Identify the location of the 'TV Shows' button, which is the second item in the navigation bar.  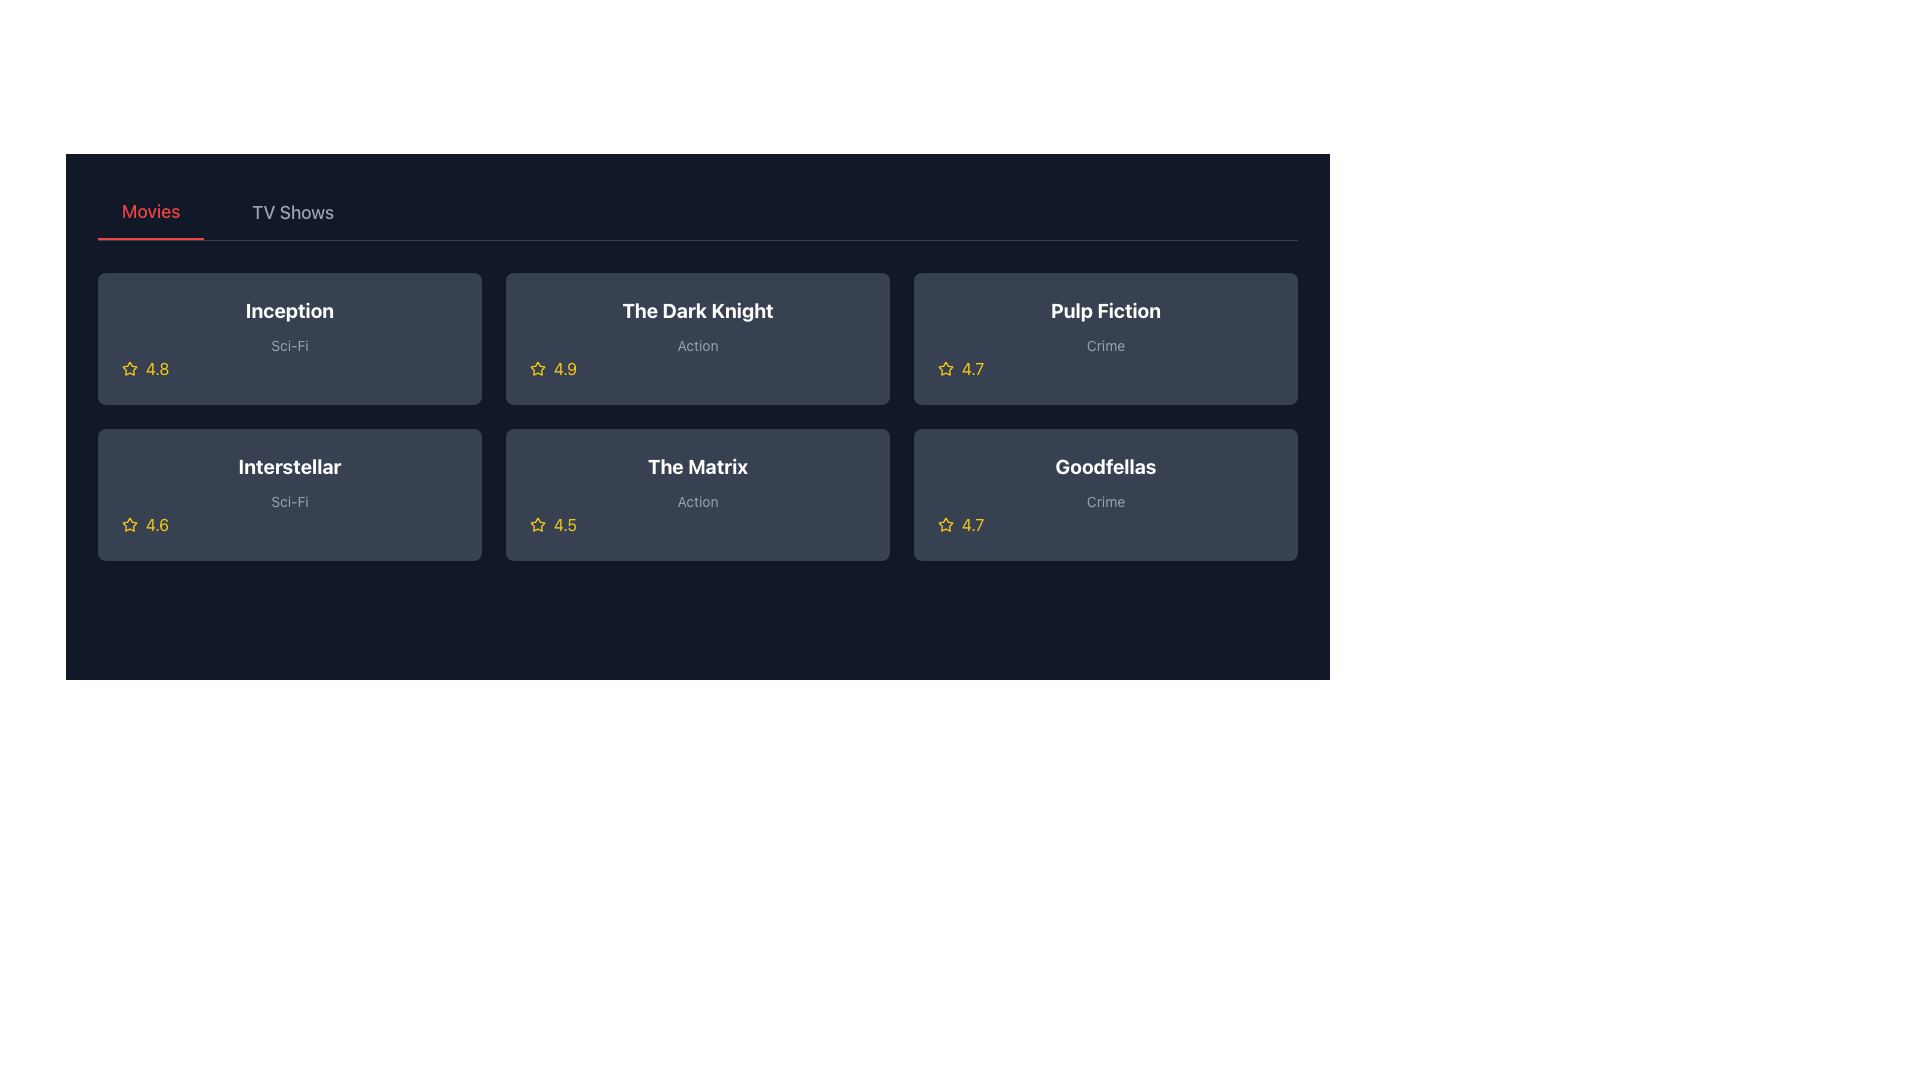
(292, 212).